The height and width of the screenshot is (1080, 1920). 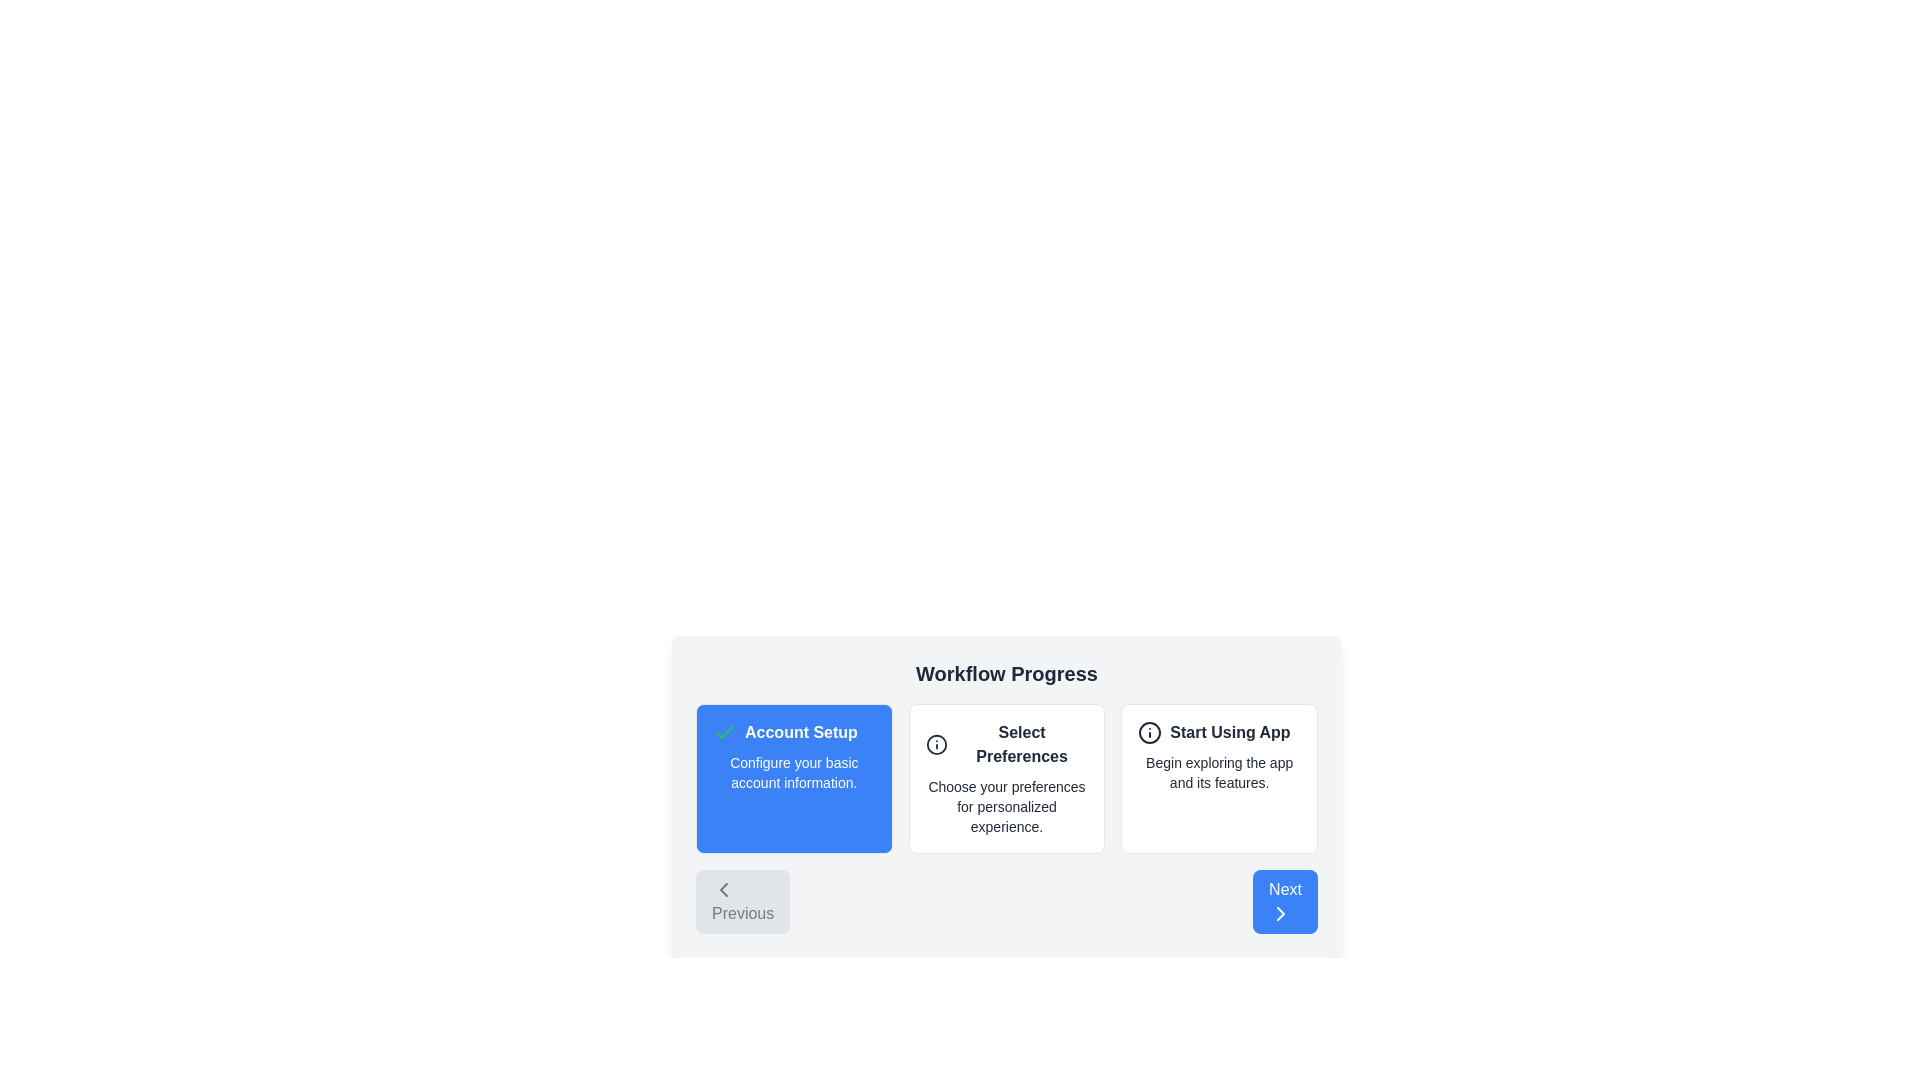 What do you see at coordinates (801, 732) in the screenshot?
I see `the bold text label 'Account Setup' which is styled with a semibold font weight and is white against a blue background, located within the first progress card of a workflow` at bounding box center [801, 732].